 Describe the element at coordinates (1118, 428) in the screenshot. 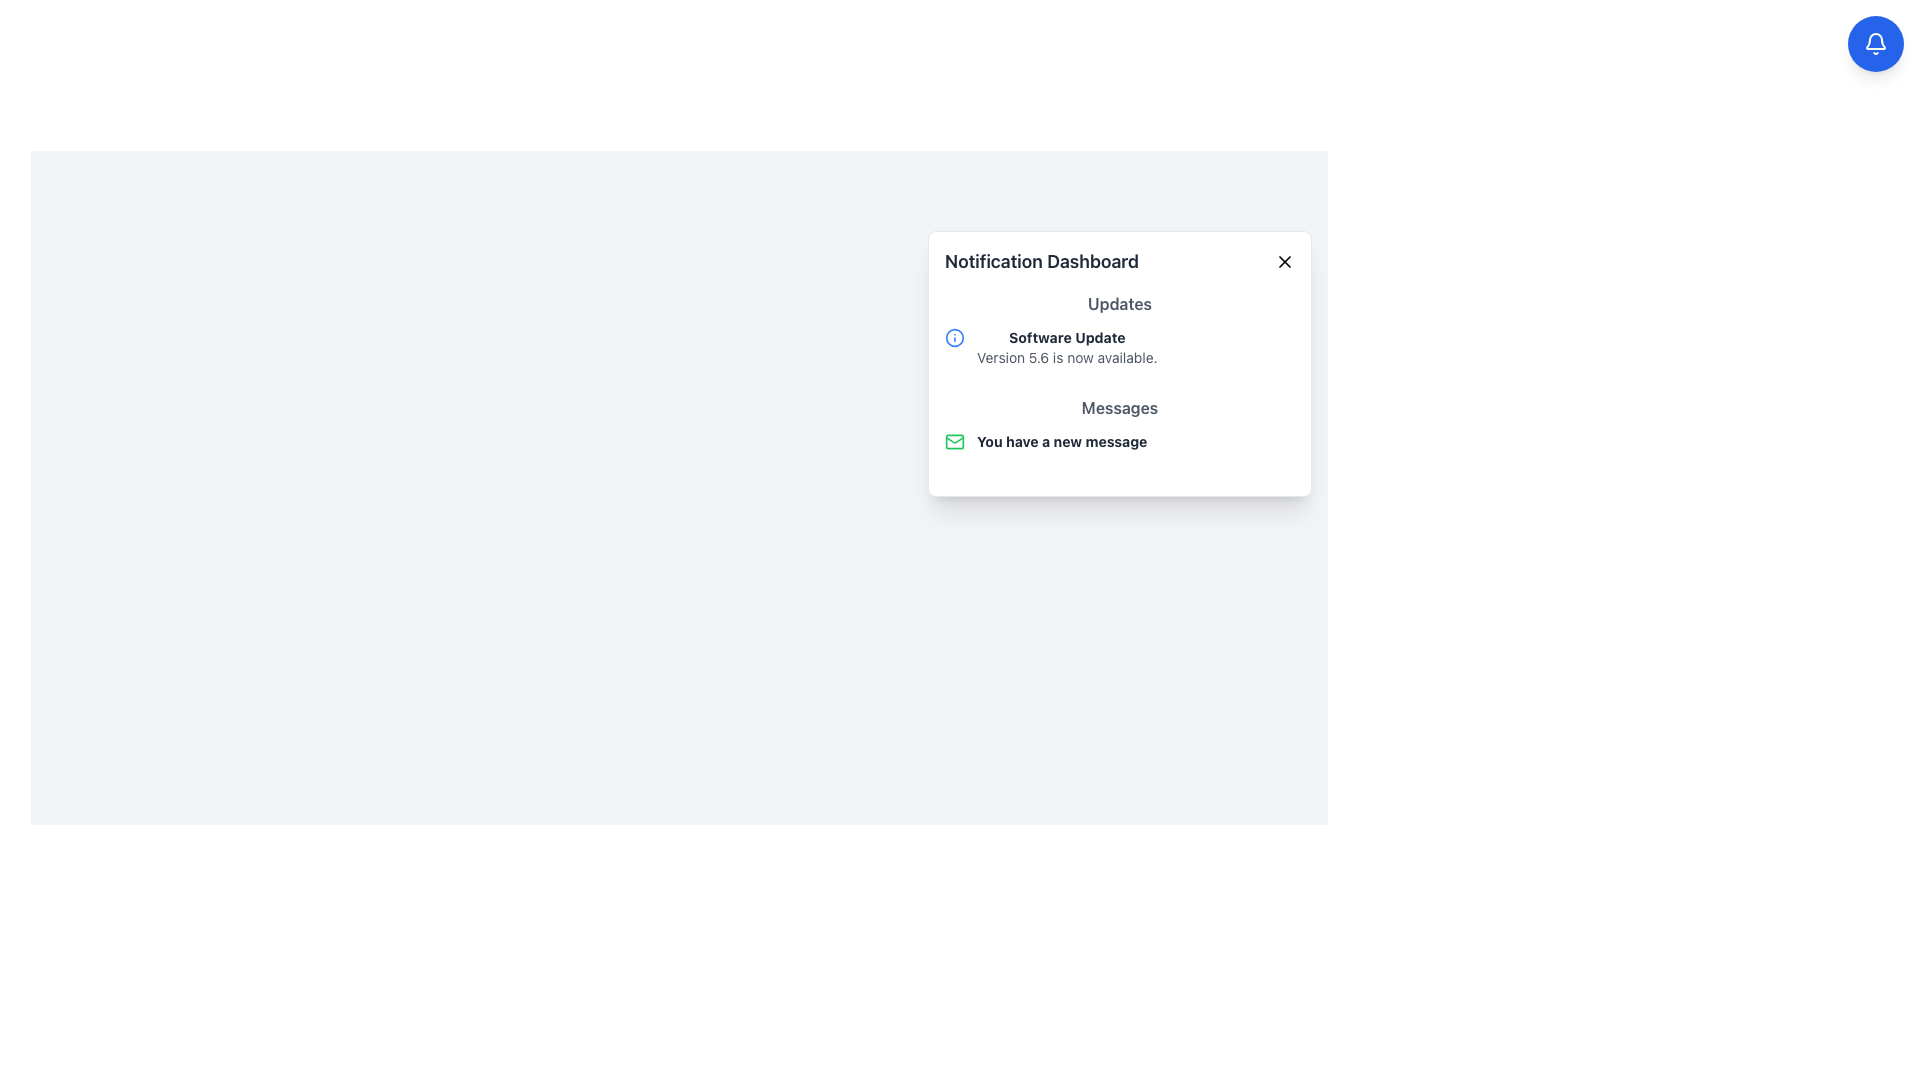

I see `the content of the static text display indicating a new message, located in the 'Messages' section of the notification card under 'Software Update'` at that location.